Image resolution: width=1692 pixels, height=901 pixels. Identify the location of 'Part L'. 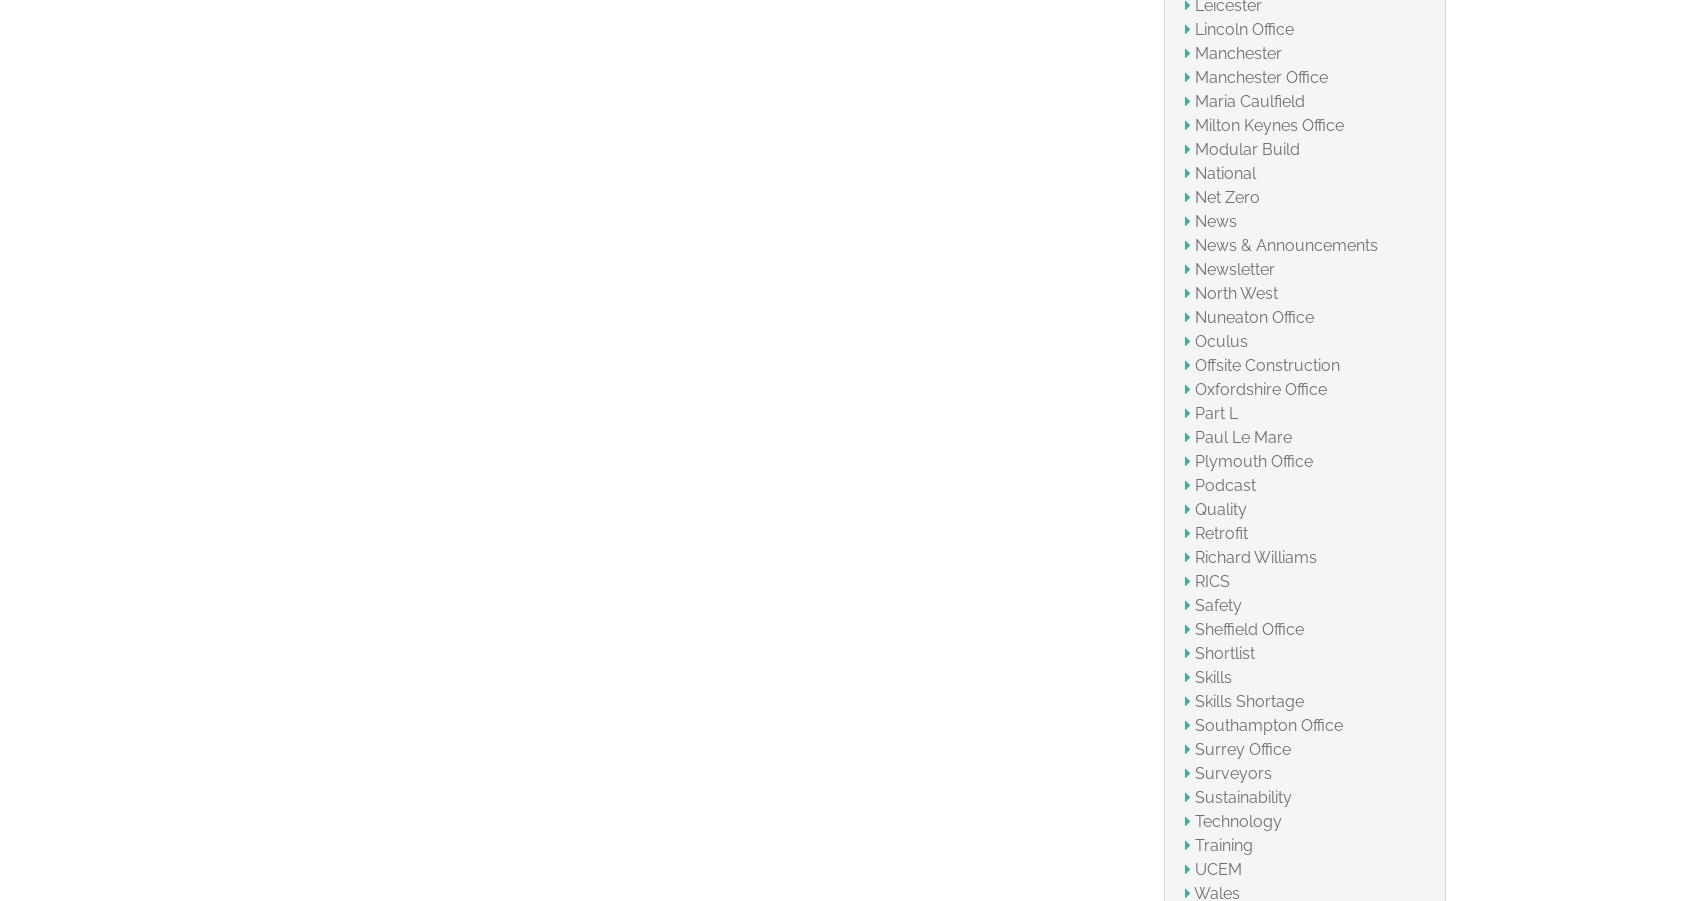
(1215, 411).